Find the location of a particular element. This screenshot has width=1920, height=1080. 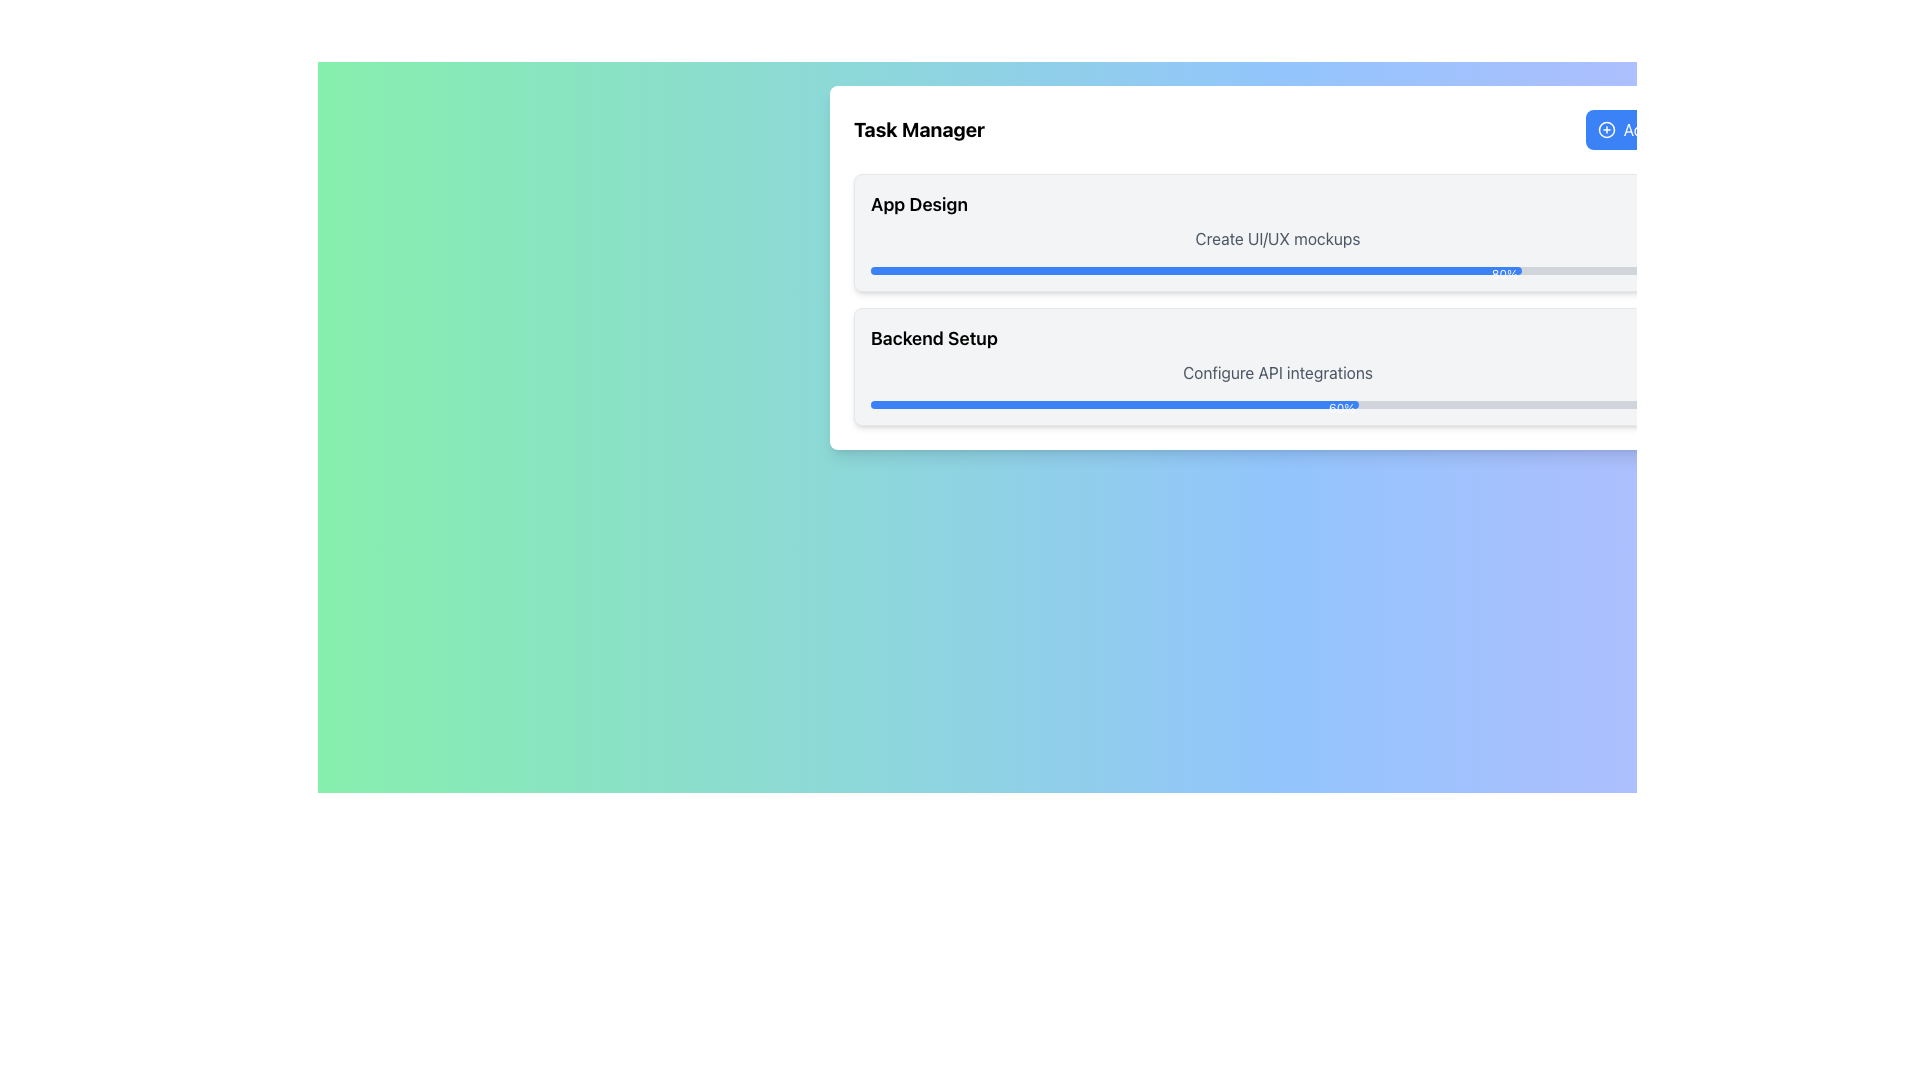

the 'Backend Setup' text label, which is styled in bold and larger font, located in the second card of a vertical stack of task items is located at coordinates (933, 338).